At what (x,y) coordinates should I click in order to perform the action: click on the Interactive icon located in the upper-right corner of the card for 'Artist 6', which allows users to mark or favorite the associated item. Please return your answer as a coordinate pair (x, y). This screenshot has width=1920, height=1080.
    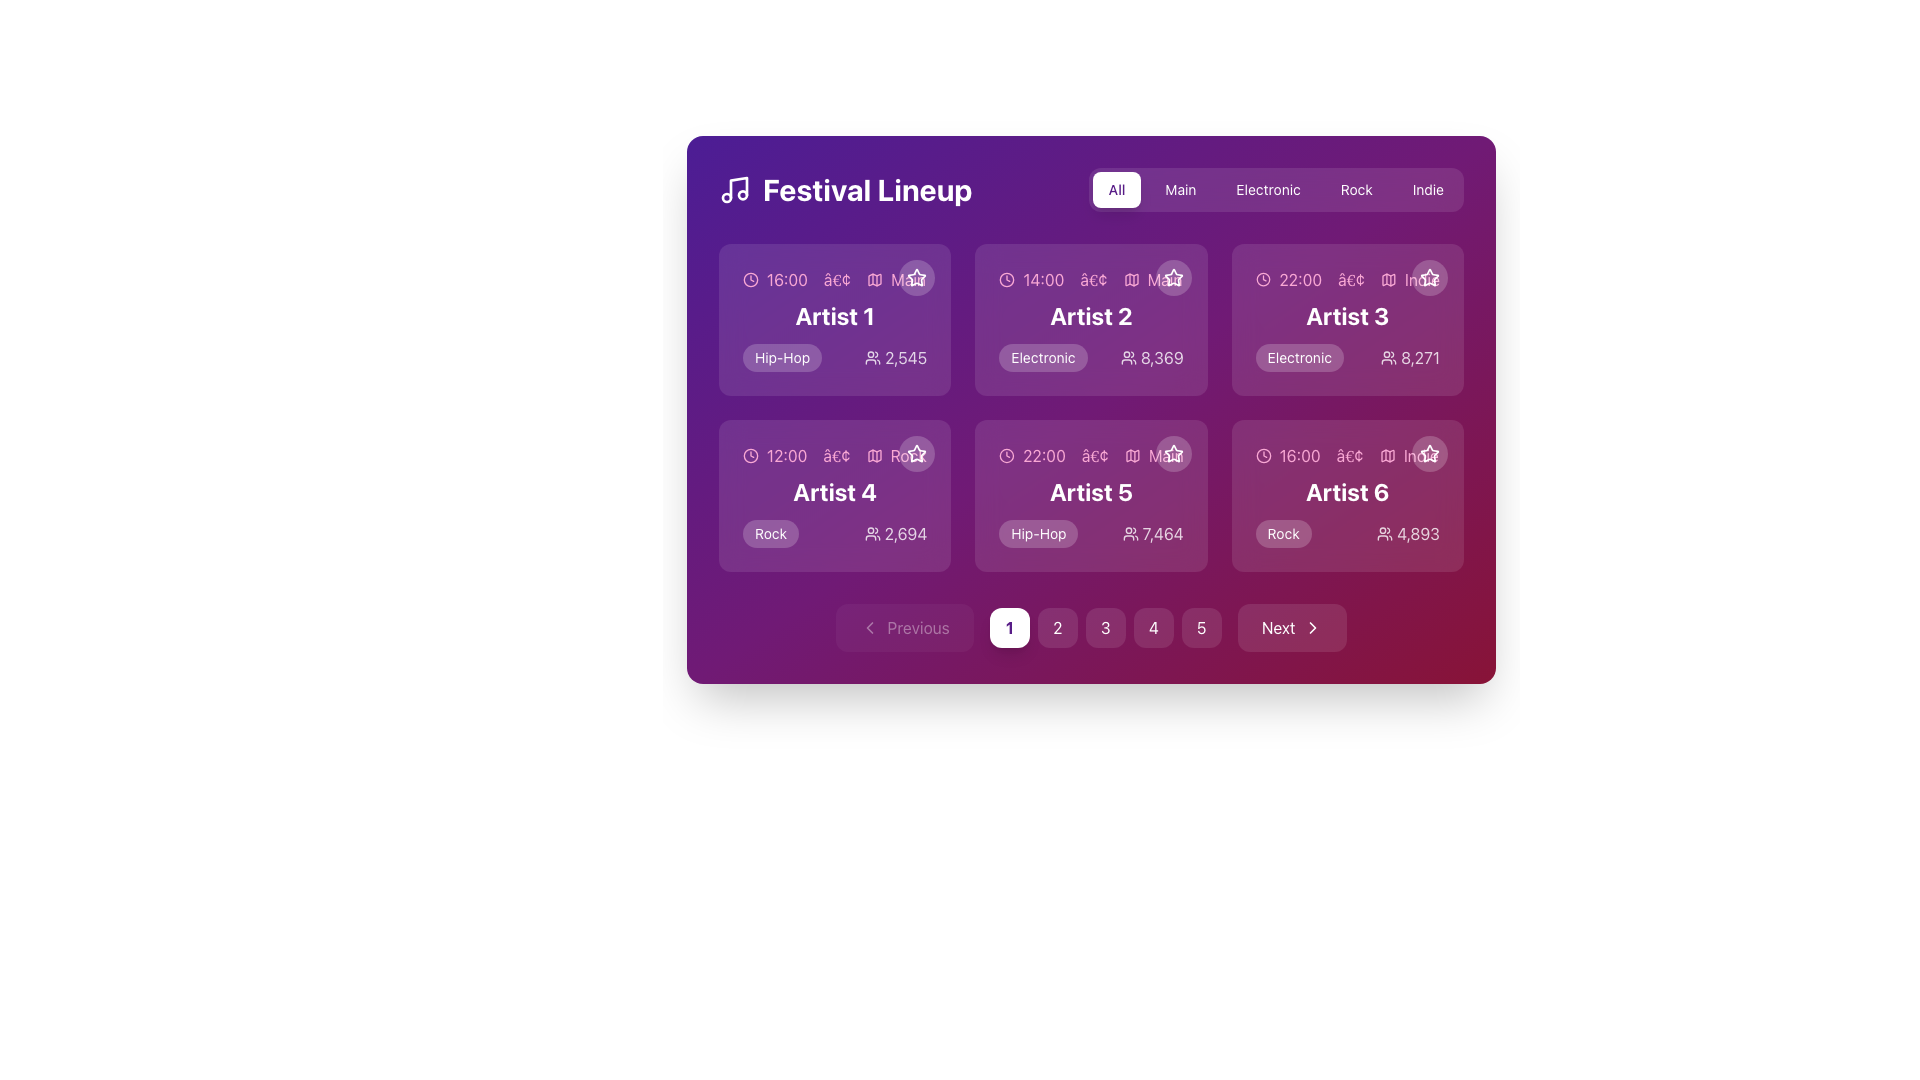
    Looking at the image, I should click on (1429, 454).